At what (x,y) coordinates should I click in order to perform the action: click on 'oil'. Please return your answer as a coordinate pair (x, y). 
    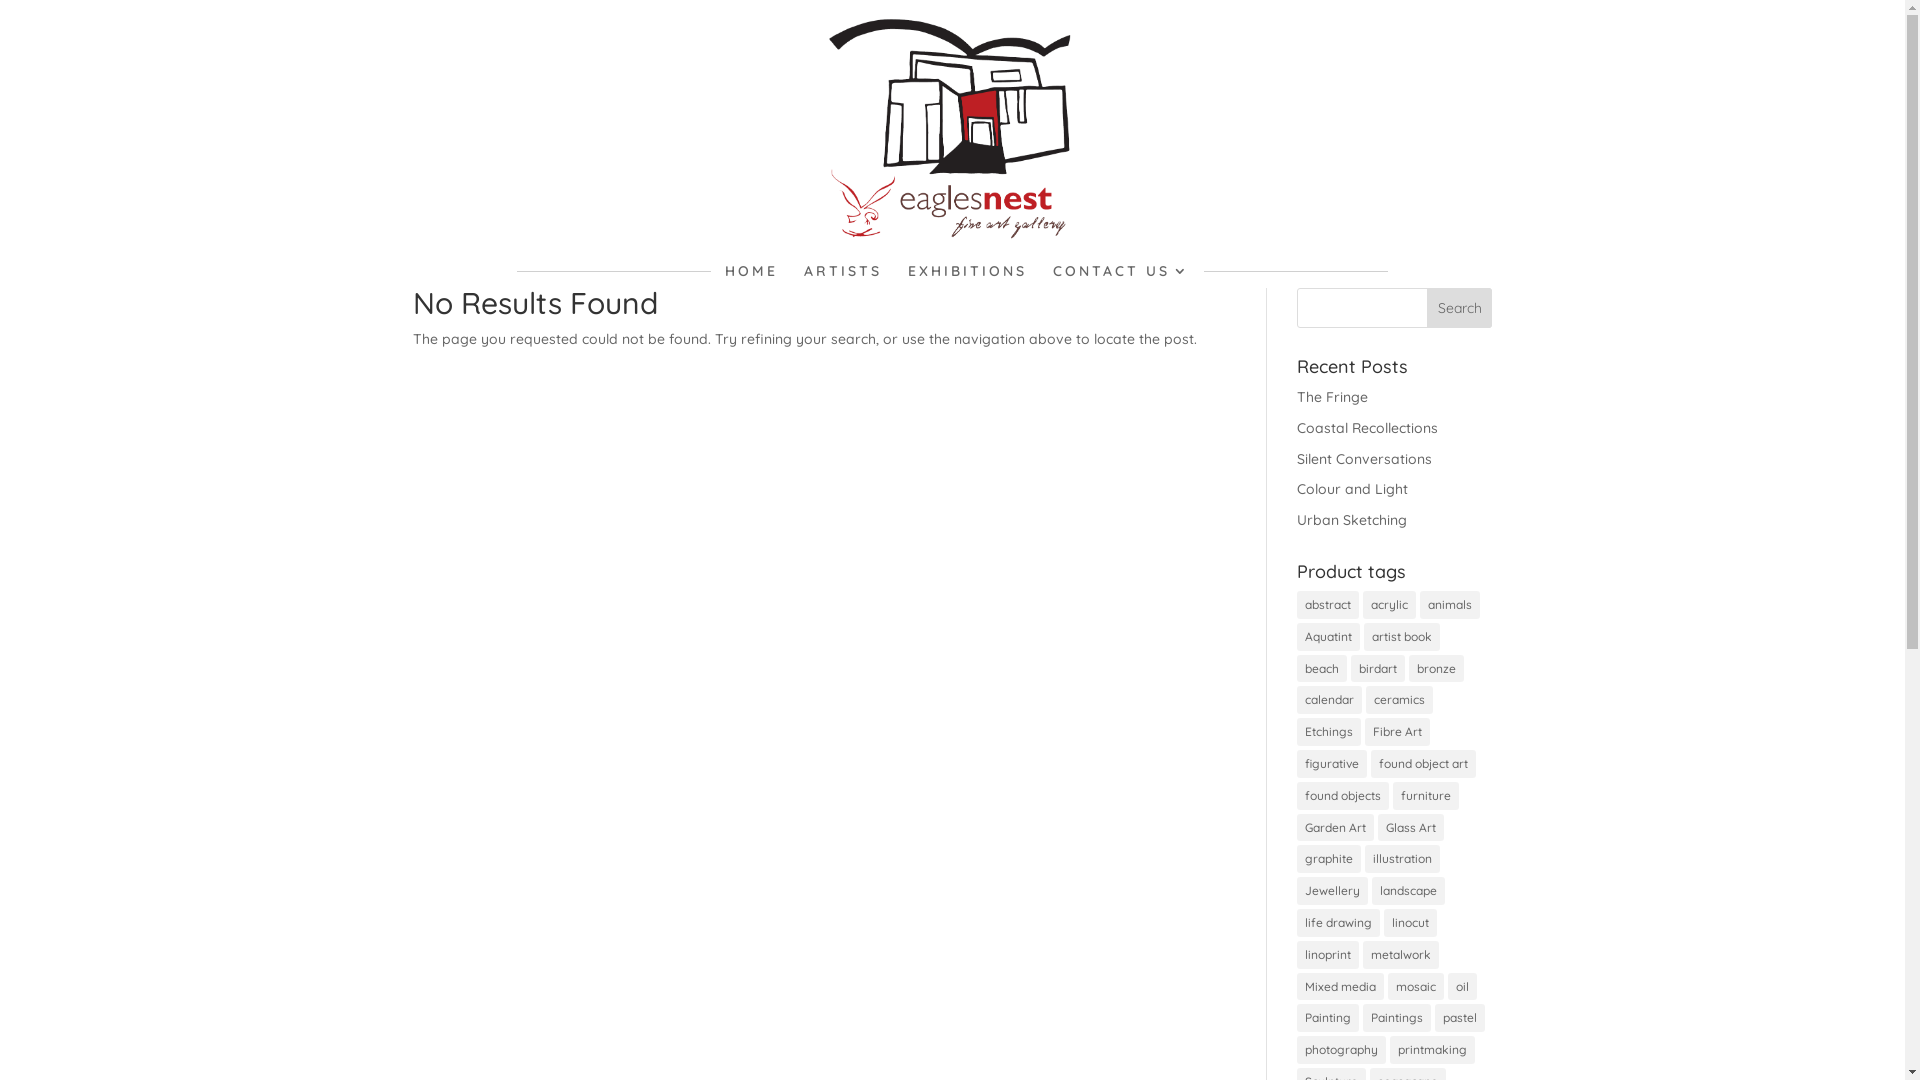
    Looking at the image, I should click on (1448, 986).